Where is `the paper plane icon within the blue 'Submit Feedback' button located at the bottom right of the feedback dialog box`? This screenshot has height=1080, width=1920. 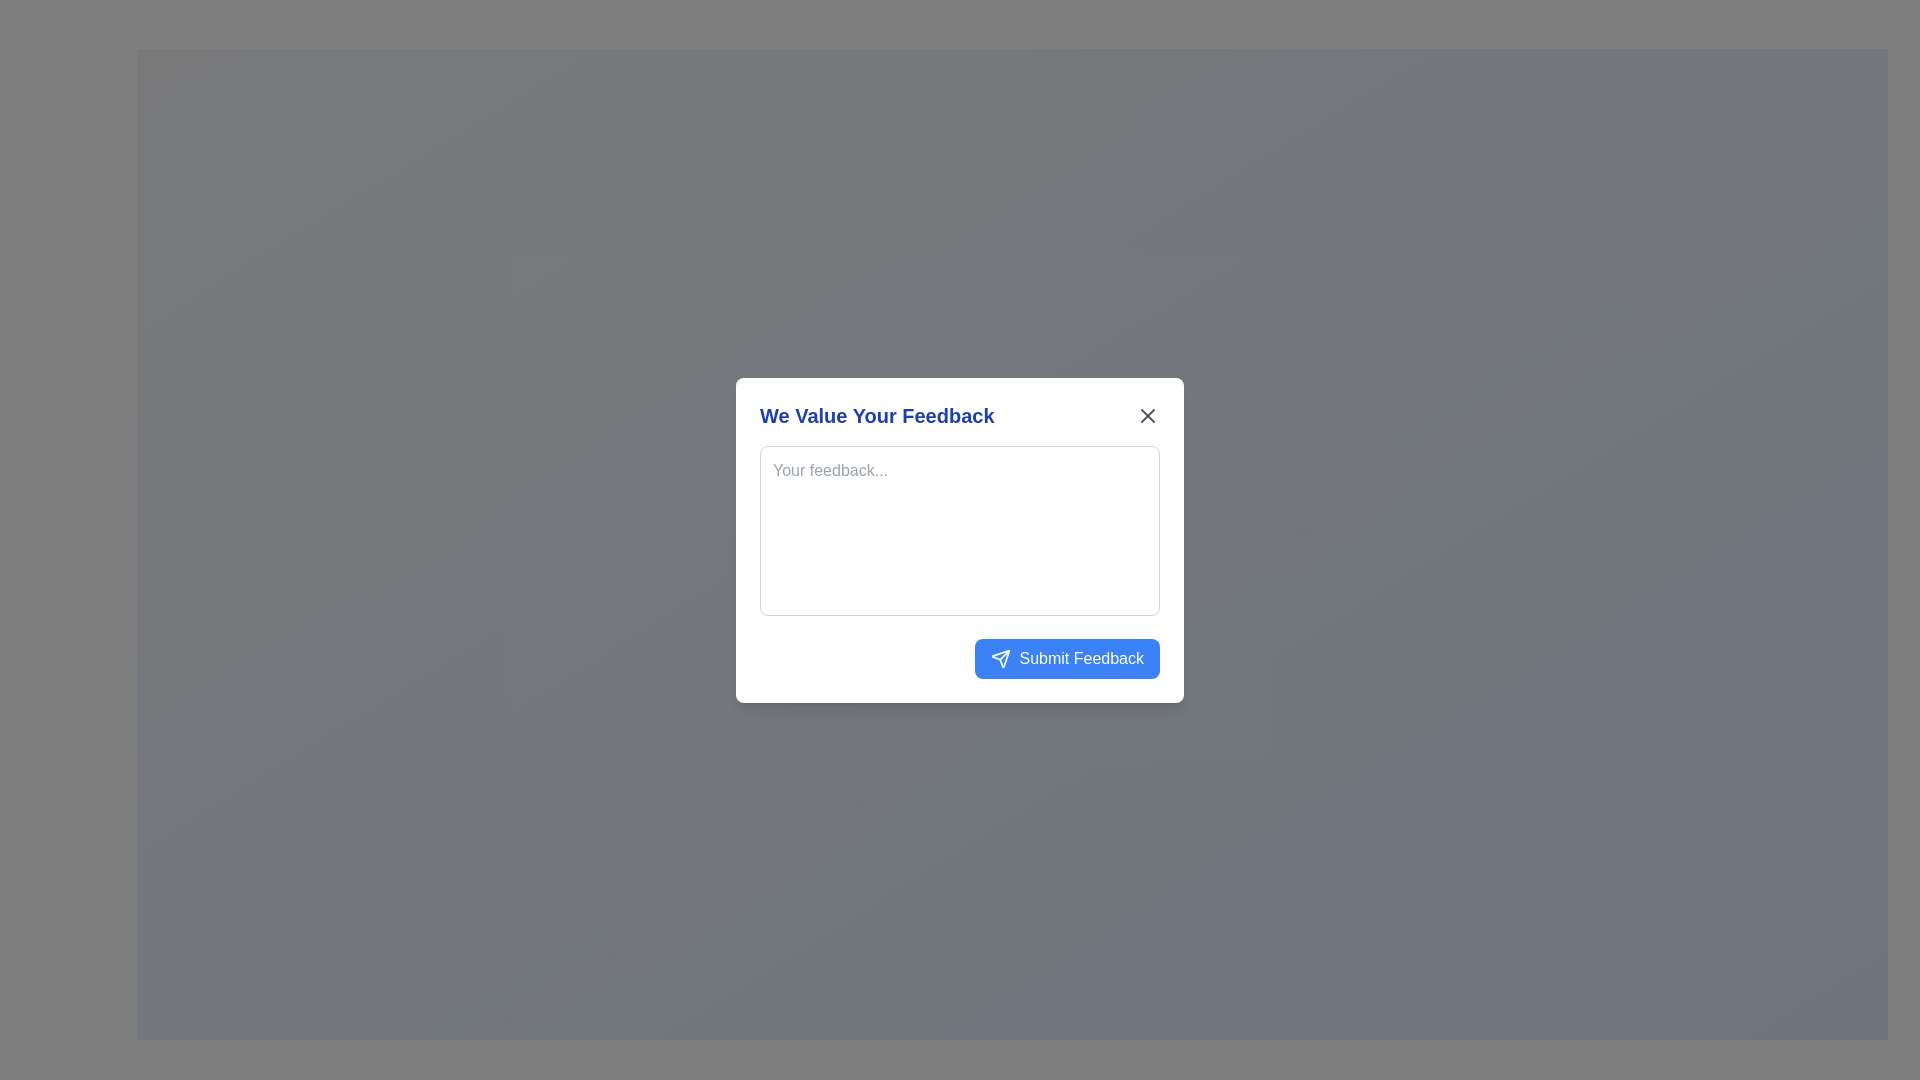 the paper plane icon within the blue 'Submit Feedback' button located at the bottom right of the feedback dialog box is located at coordinates (1001, 658).